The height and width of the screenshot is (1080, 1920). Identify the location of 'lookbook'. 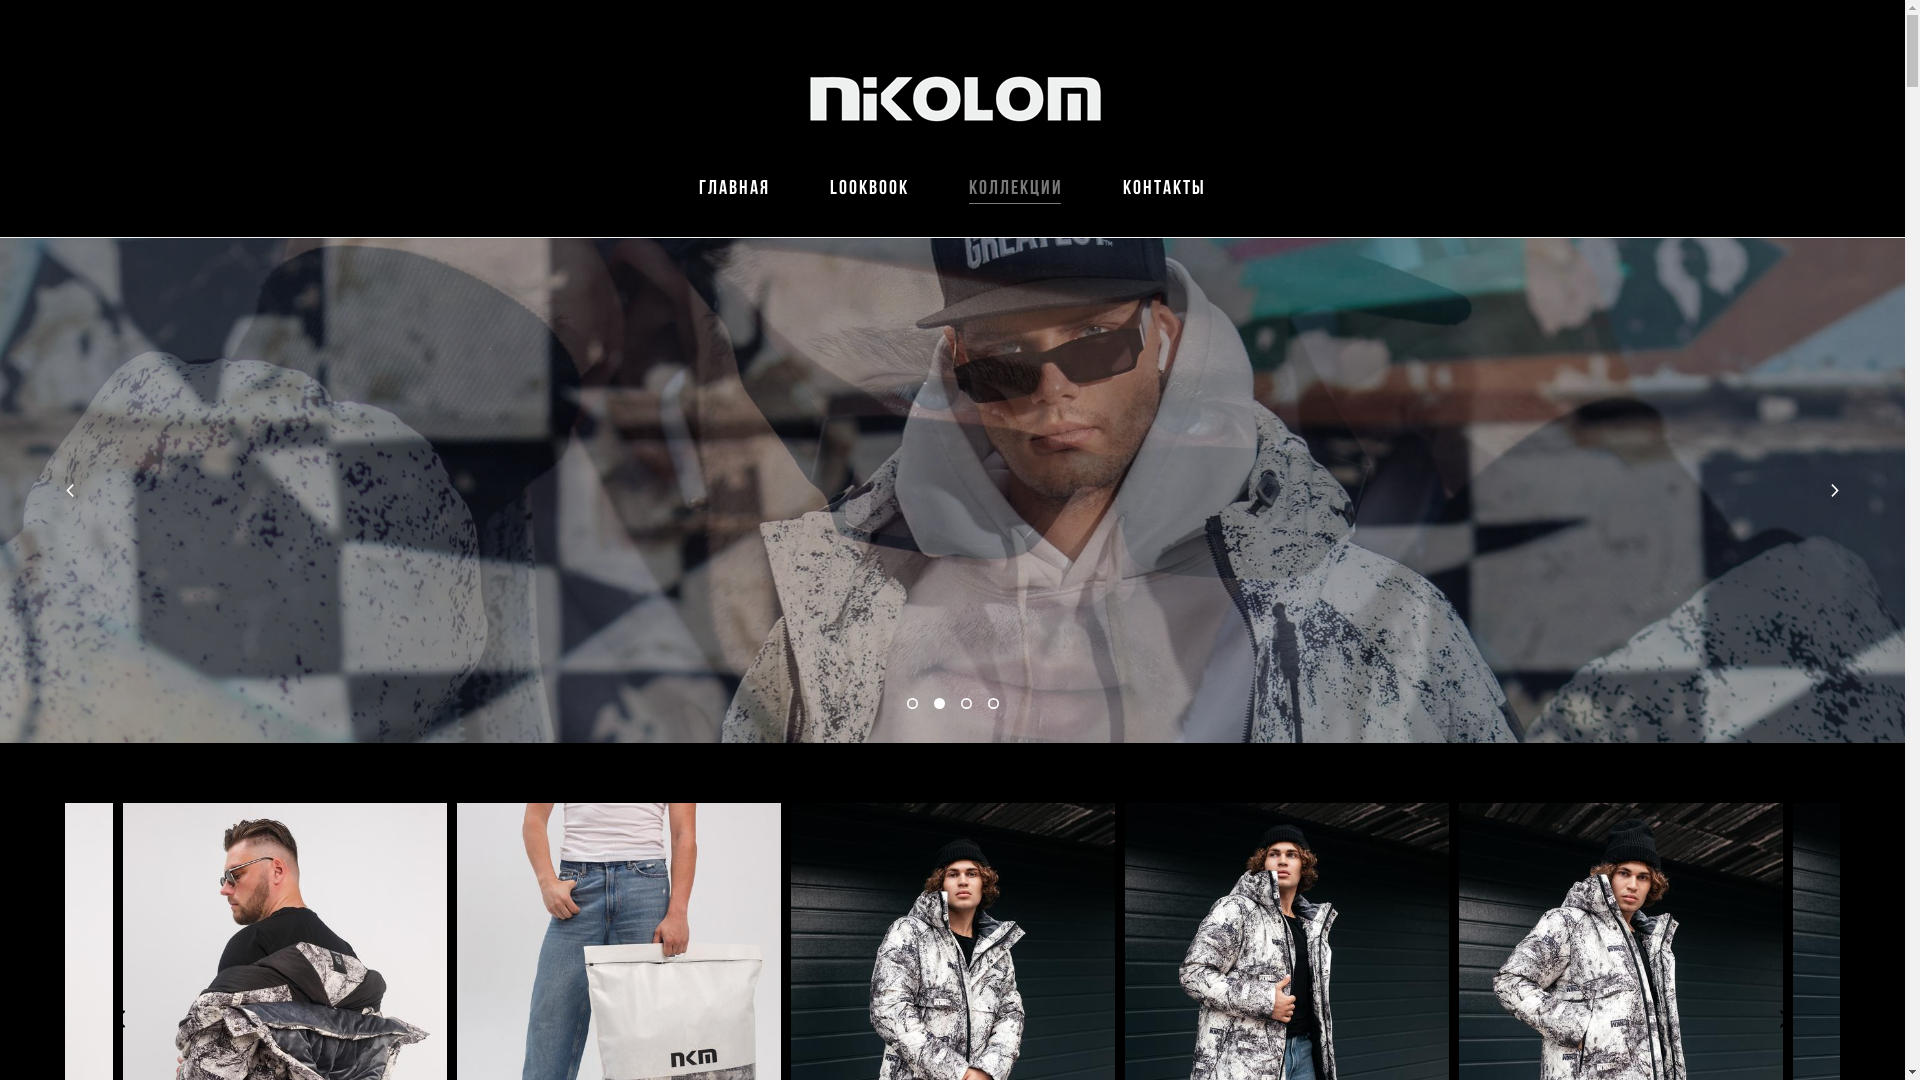
(869, 186).